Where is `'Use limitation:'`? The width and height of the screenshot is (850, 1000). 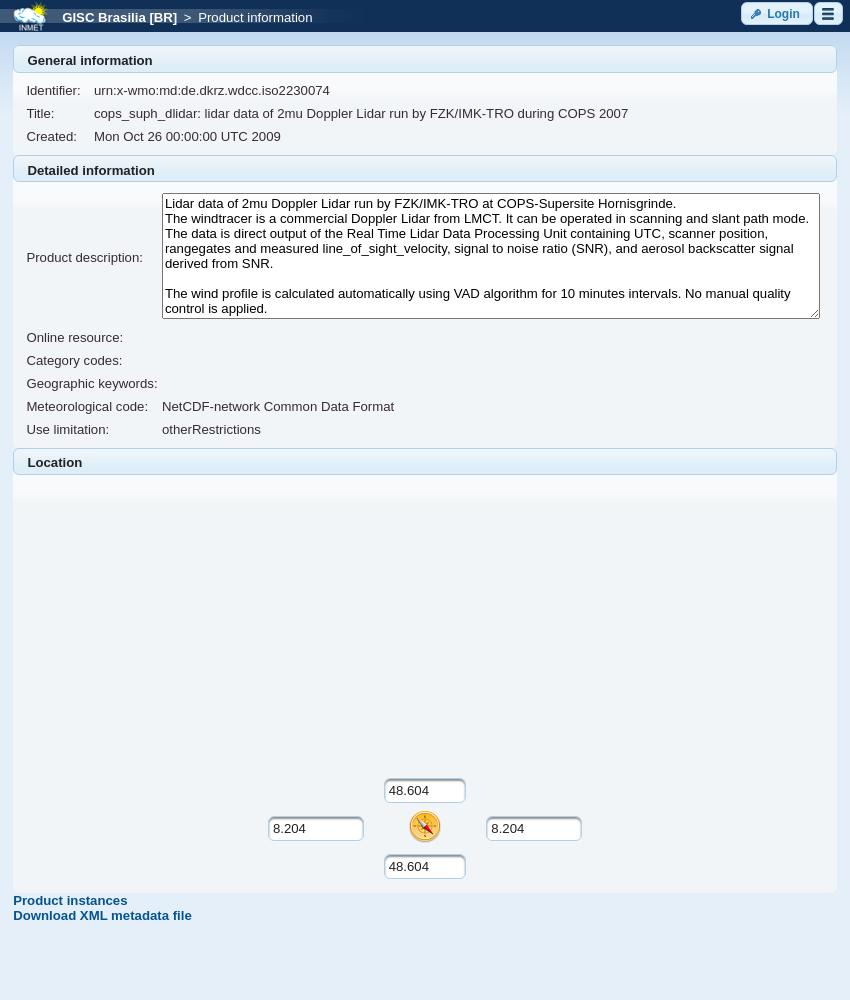
'Use limitation:' is located at coordinates (67, 429).